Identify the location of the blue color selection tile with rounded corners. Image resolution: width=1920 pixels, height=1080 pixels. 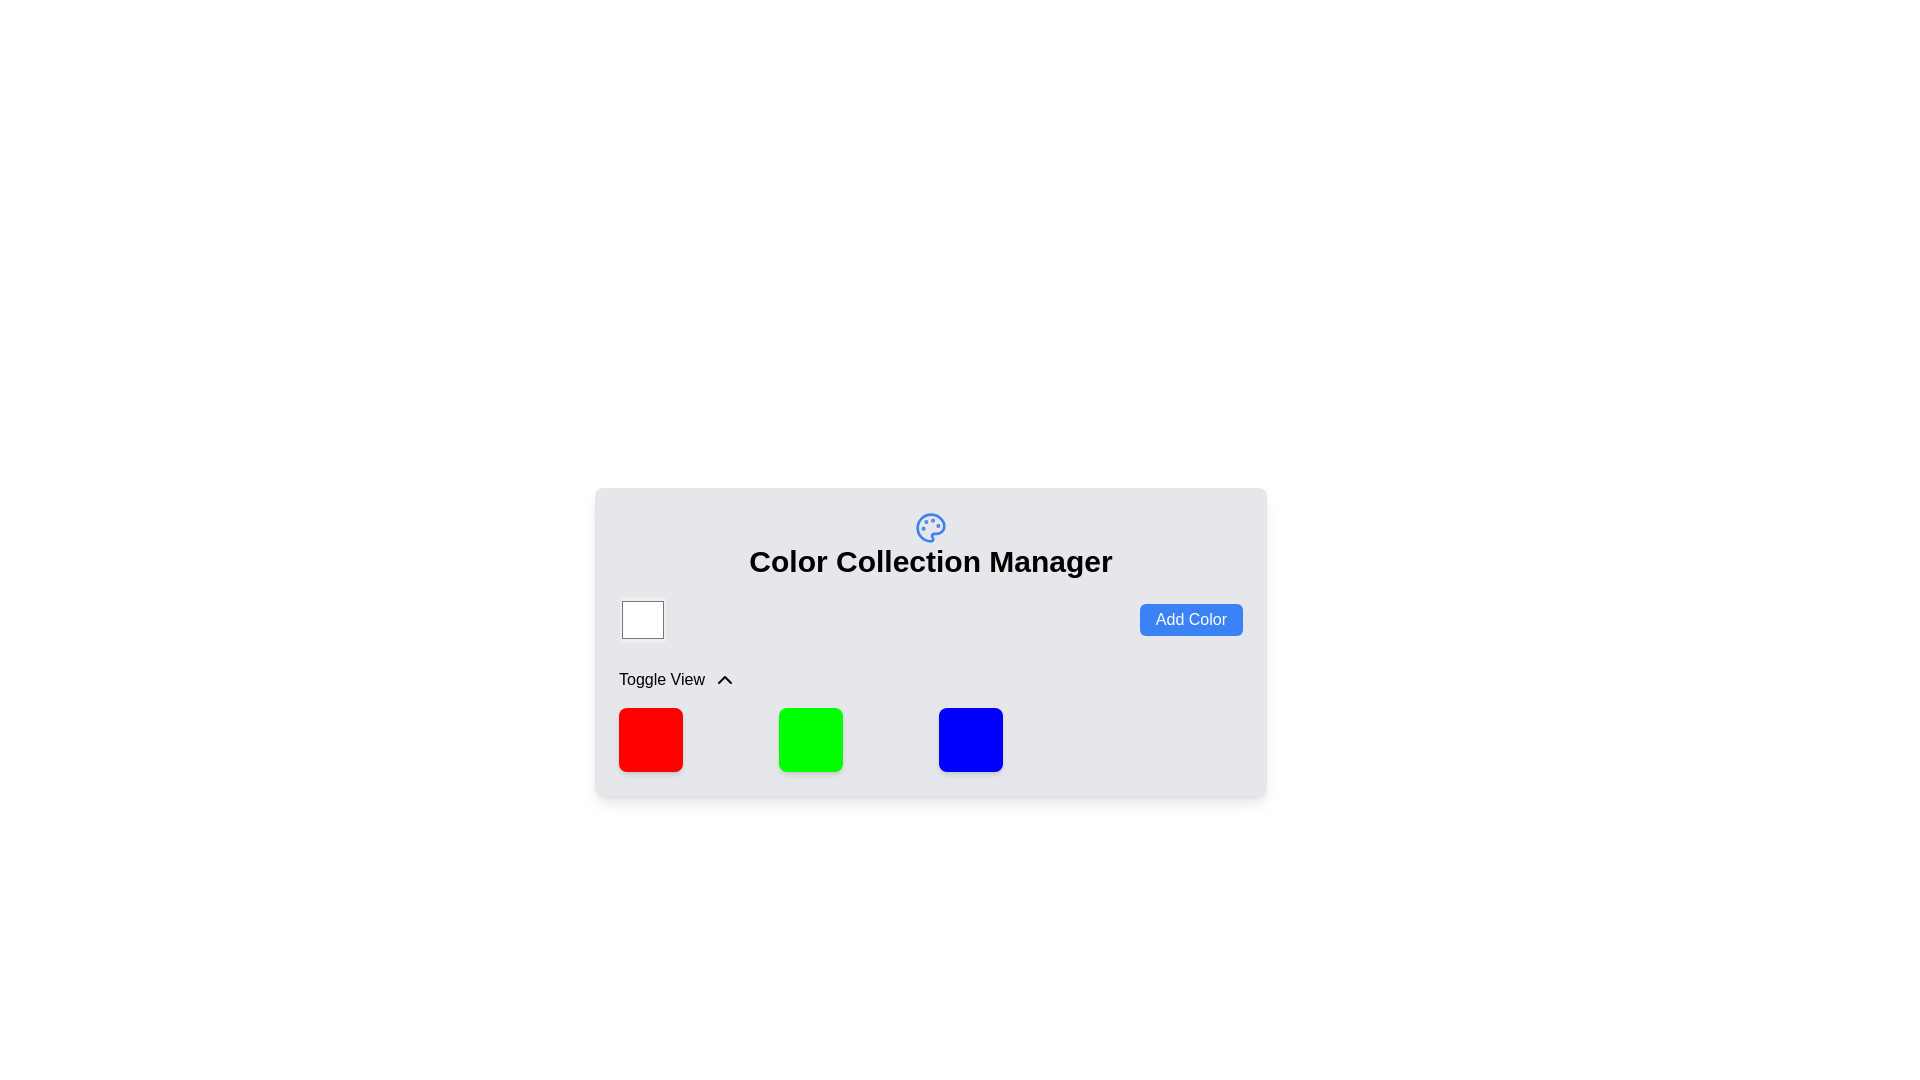
(970, 740).